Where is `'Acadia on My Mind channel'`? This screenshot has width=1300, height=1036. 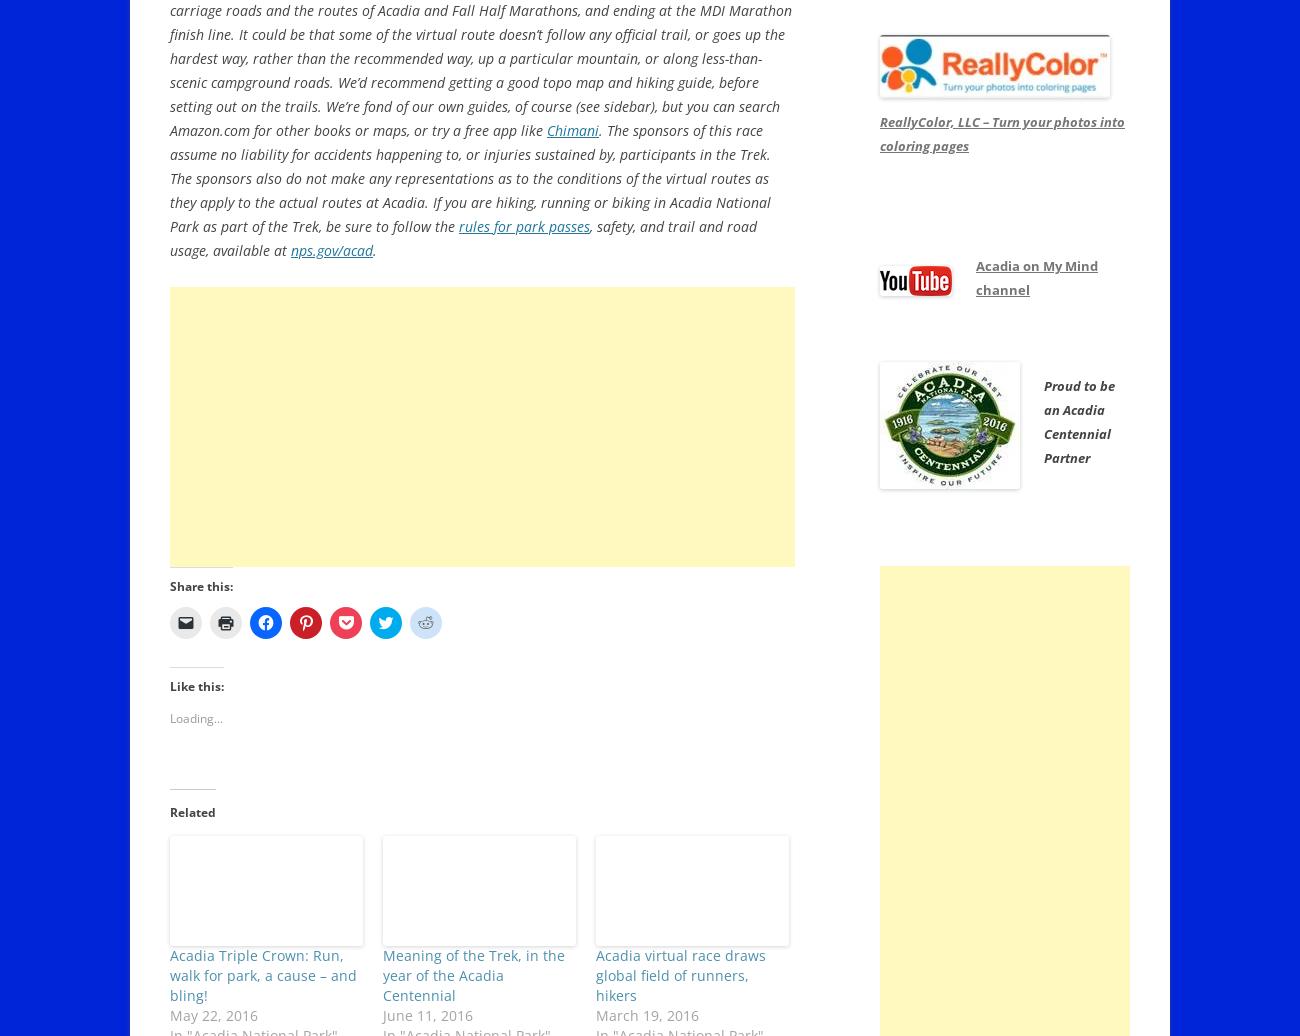
'Acadia on My Mind channel' is located at coordinates (1037, 277).